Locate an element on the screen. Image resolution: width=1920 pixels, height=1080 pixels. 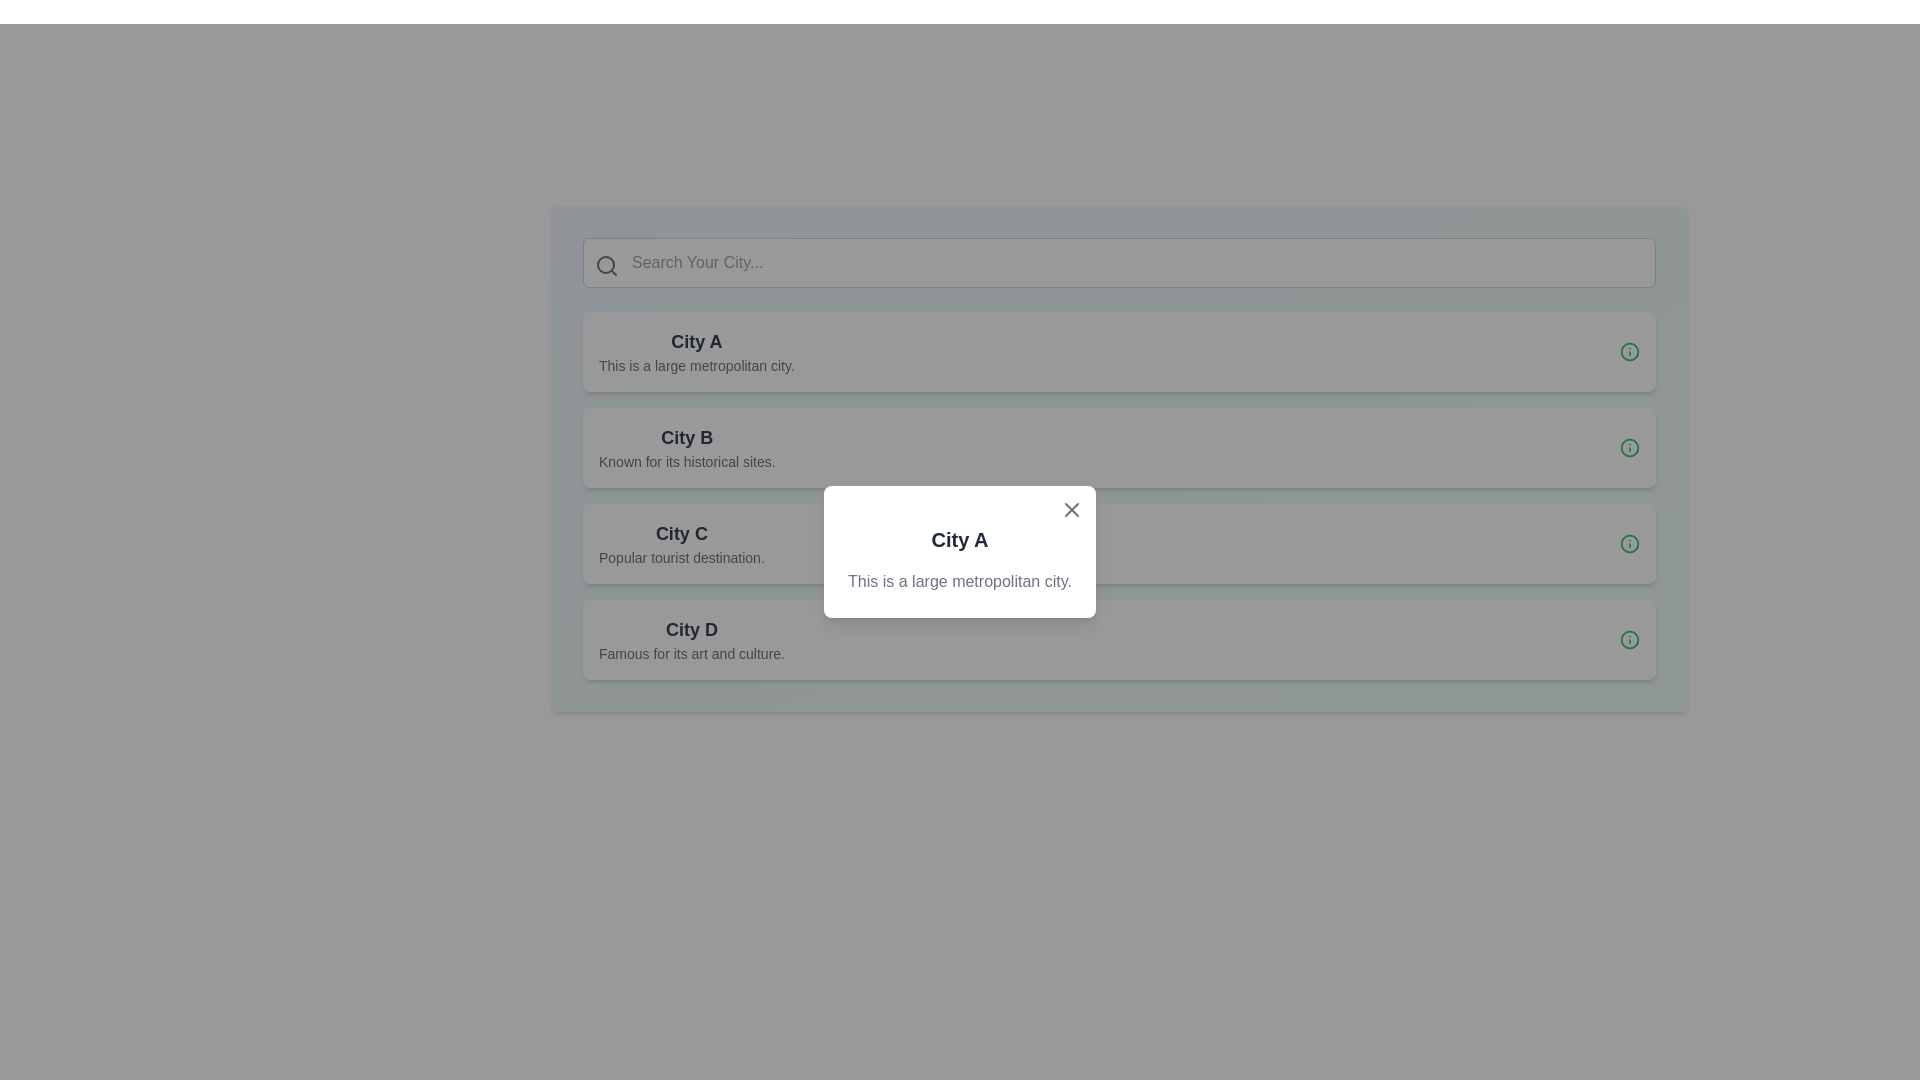
the static text element displaying 'City D', which serves as the title for selecting this city from a list is located at coordinates (691, 628).